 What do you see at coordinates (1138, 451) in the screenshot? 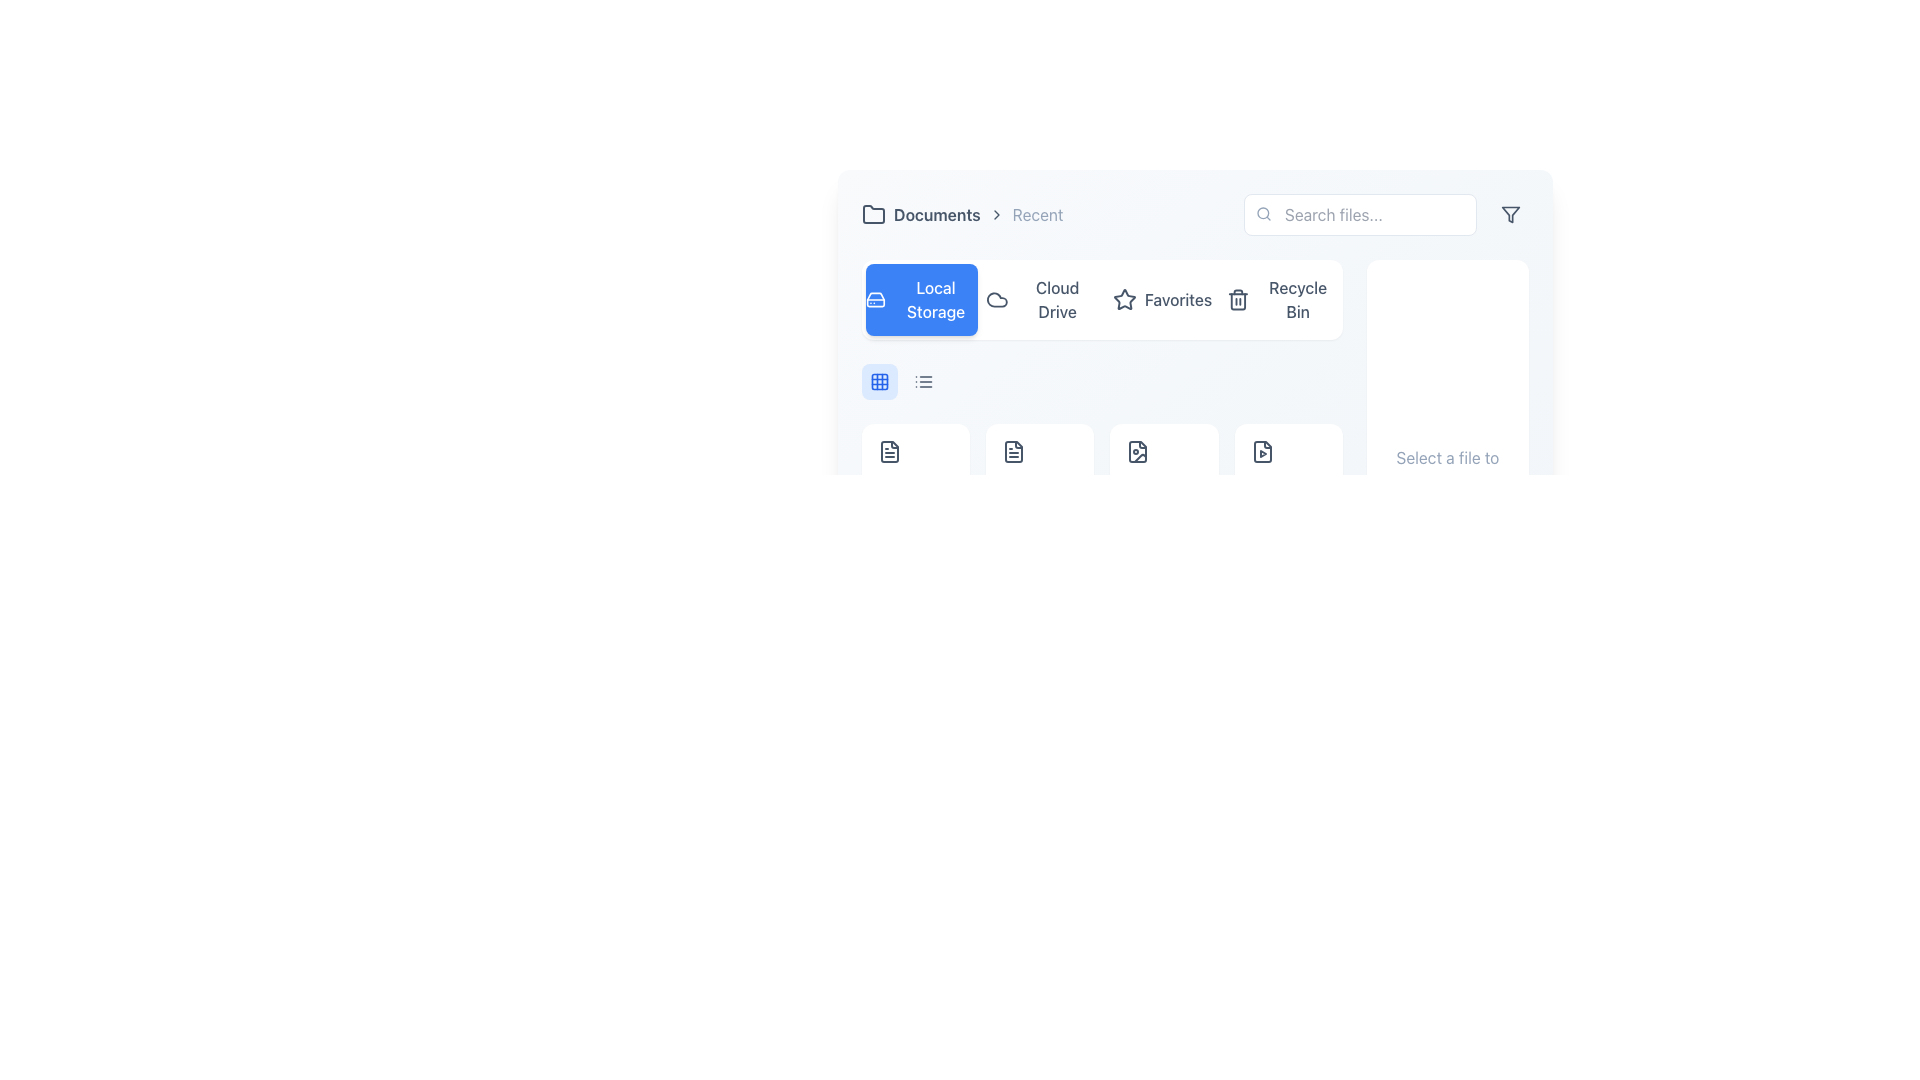
I see `the file icon representing an image` at bounding box center [1138, 451].